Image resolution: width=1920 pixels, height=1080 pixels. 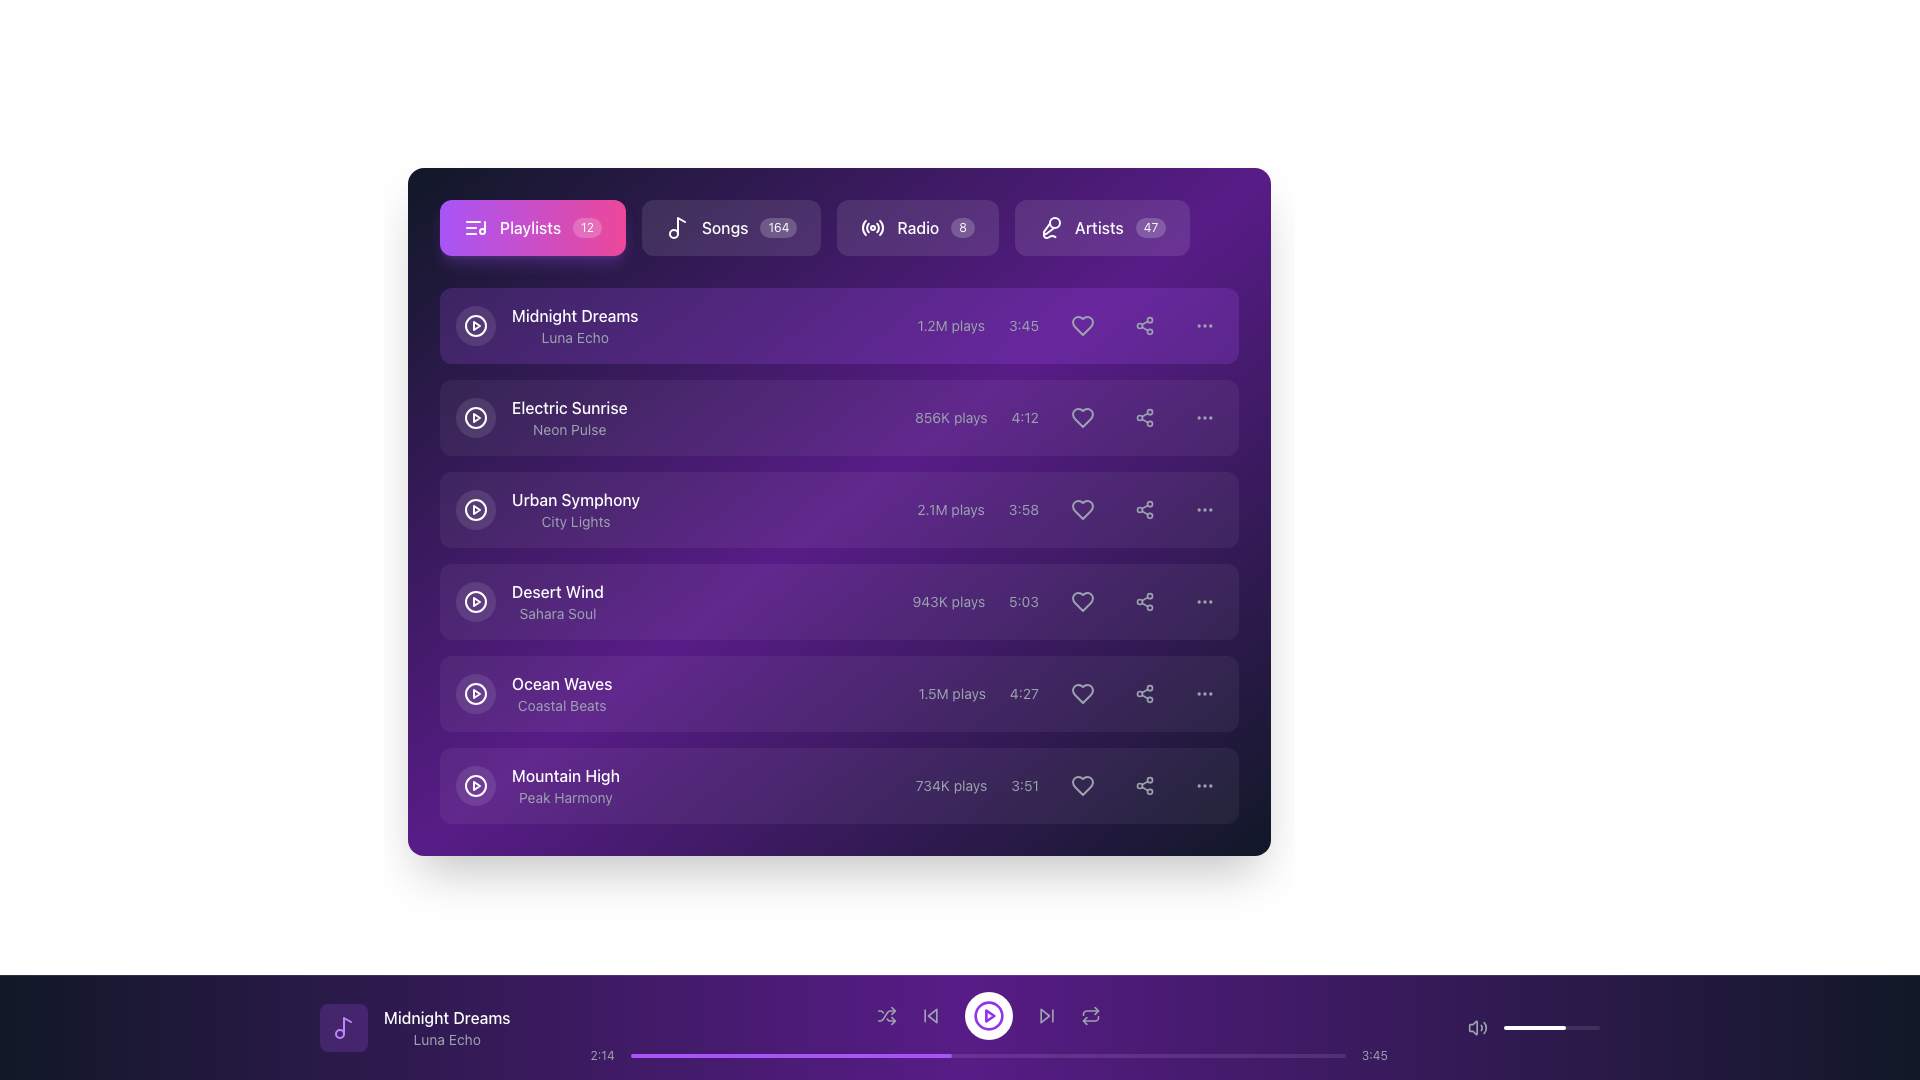 I want to click on the heart icon button styled as an outline with gray color, located in the second slot of the list for the song 'Electric Sunrise', so click(x=1068, y=416).